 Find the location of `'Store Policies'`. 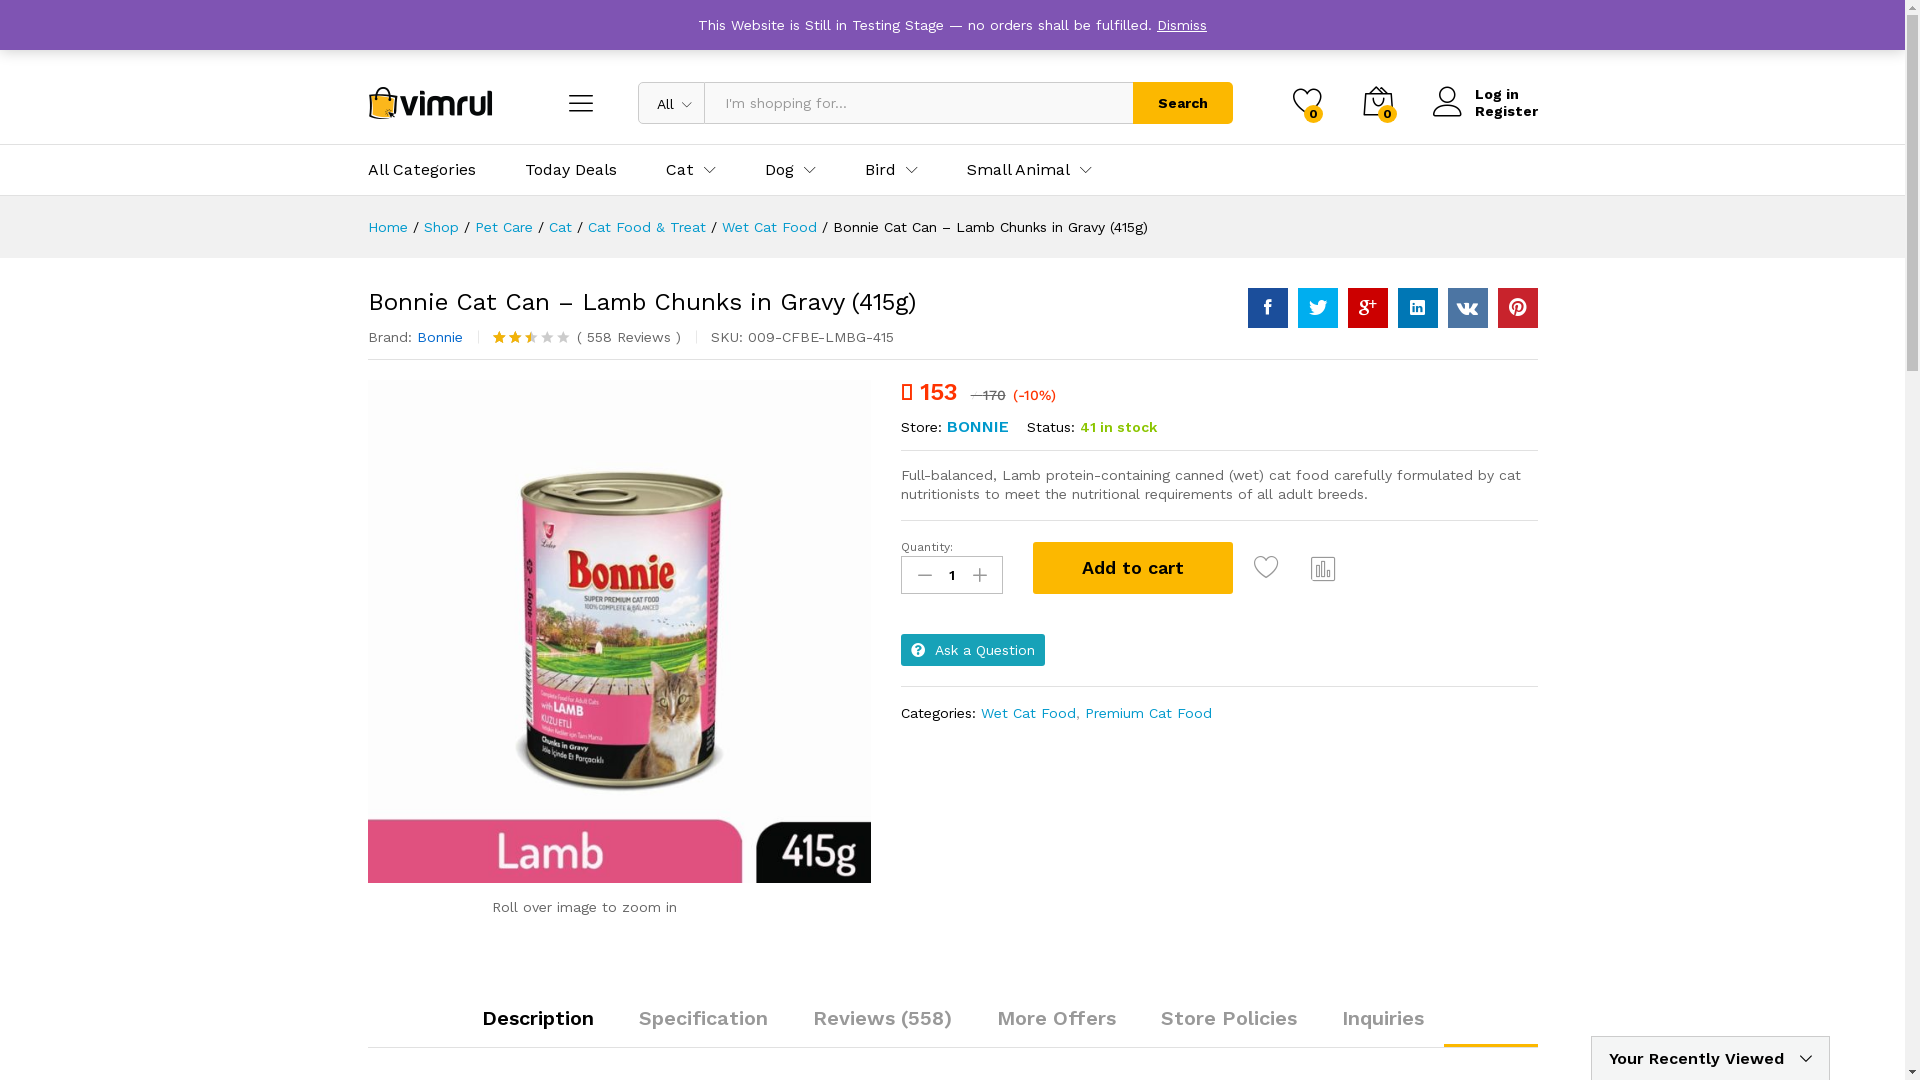

'Store Policies' is located at coordinates (1227, 1018).